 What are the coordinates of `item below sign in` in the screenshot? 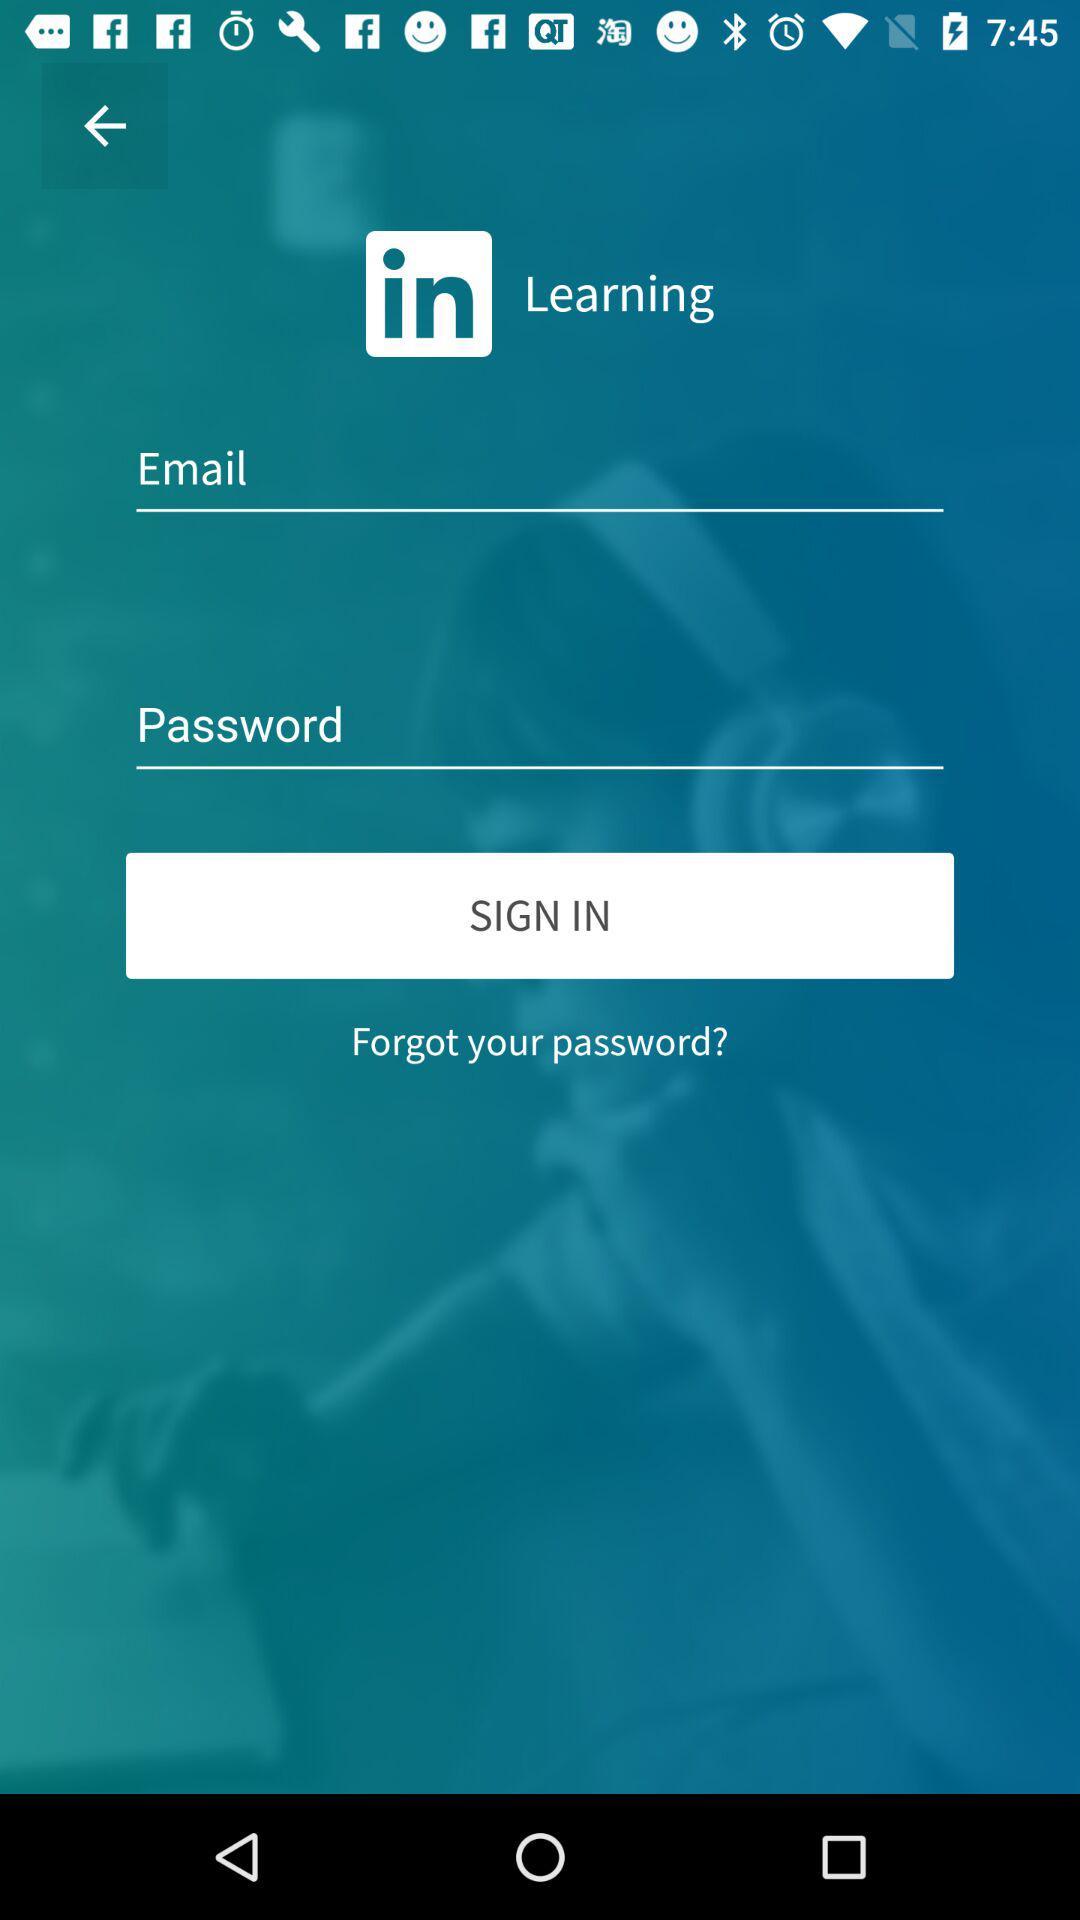 It's located at (540, 1040).